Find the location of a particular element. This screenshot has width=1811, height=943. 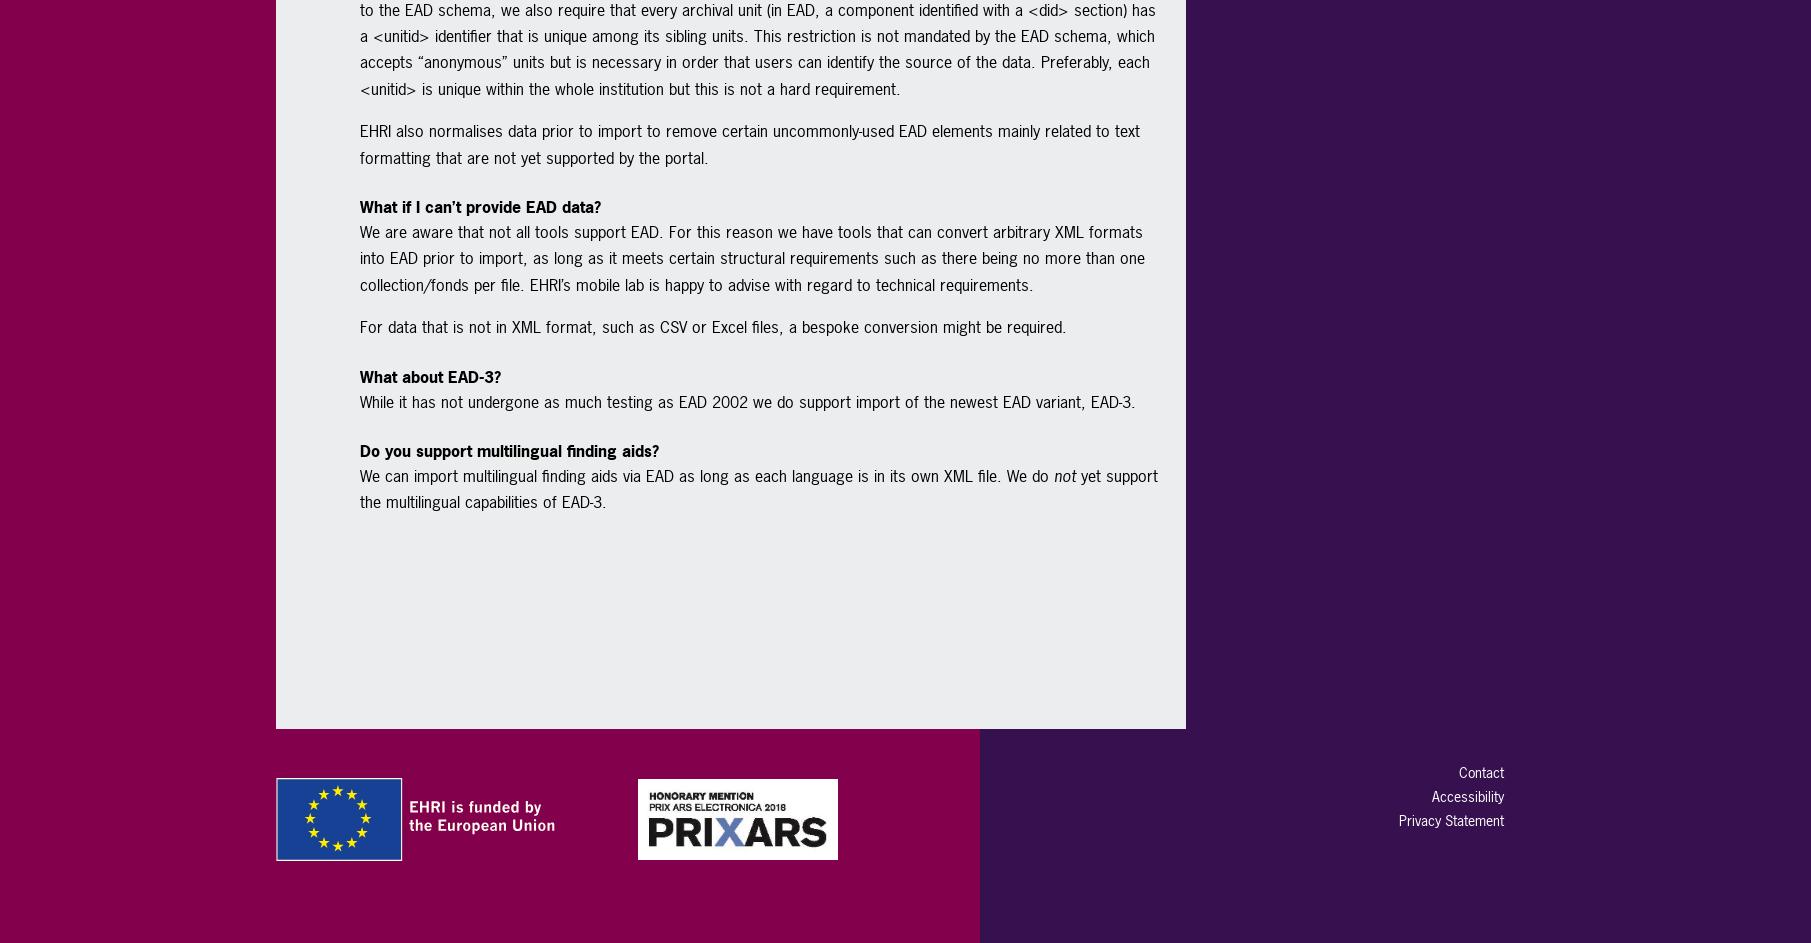

'We can import multilingual finding aids via EAD as long as each language is in its own XML file. We do' is located at coordinates (357, 473).